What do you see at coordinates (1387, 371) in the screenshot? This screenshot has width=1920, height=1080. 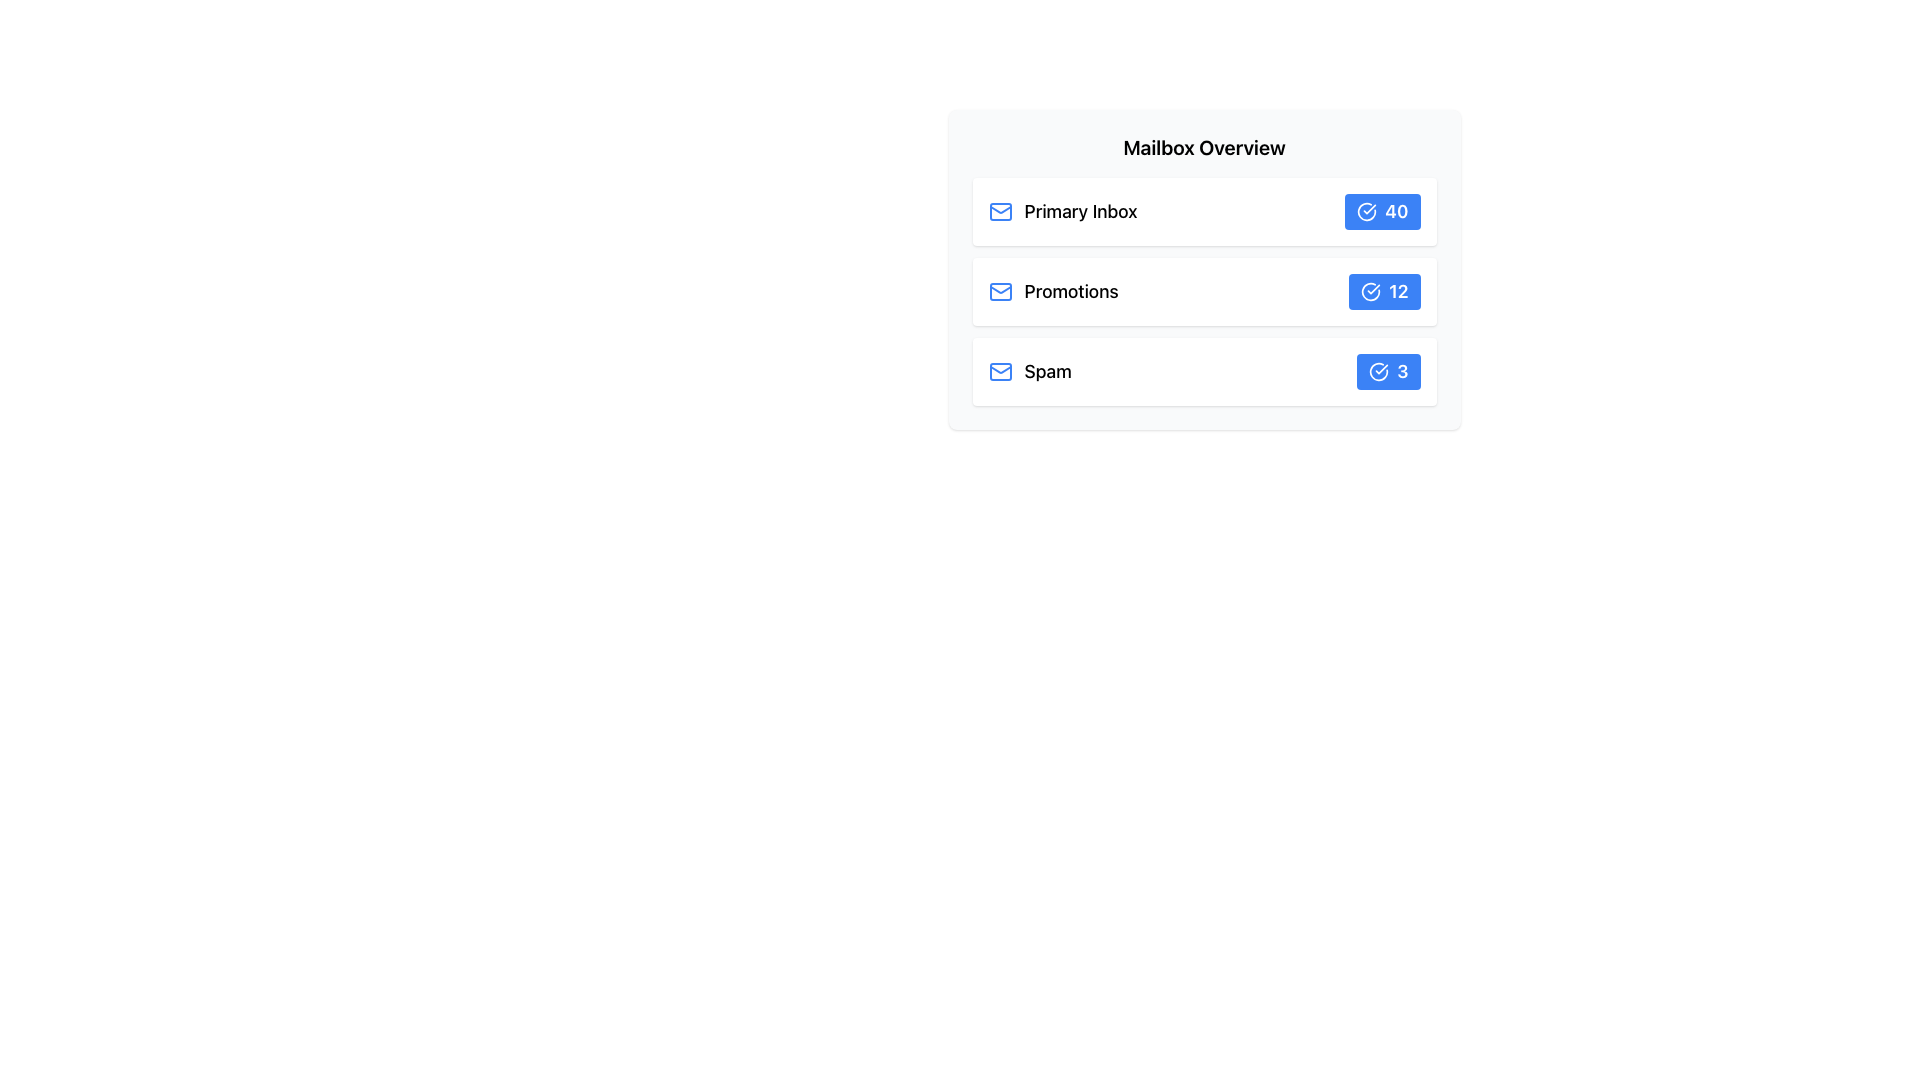 I see `the blue button displaying the number '3' with a circular check icon, located on the right side of the 'Spam' row in the 'Mailbox Overview' panel` at bounding box center [1387, 371].